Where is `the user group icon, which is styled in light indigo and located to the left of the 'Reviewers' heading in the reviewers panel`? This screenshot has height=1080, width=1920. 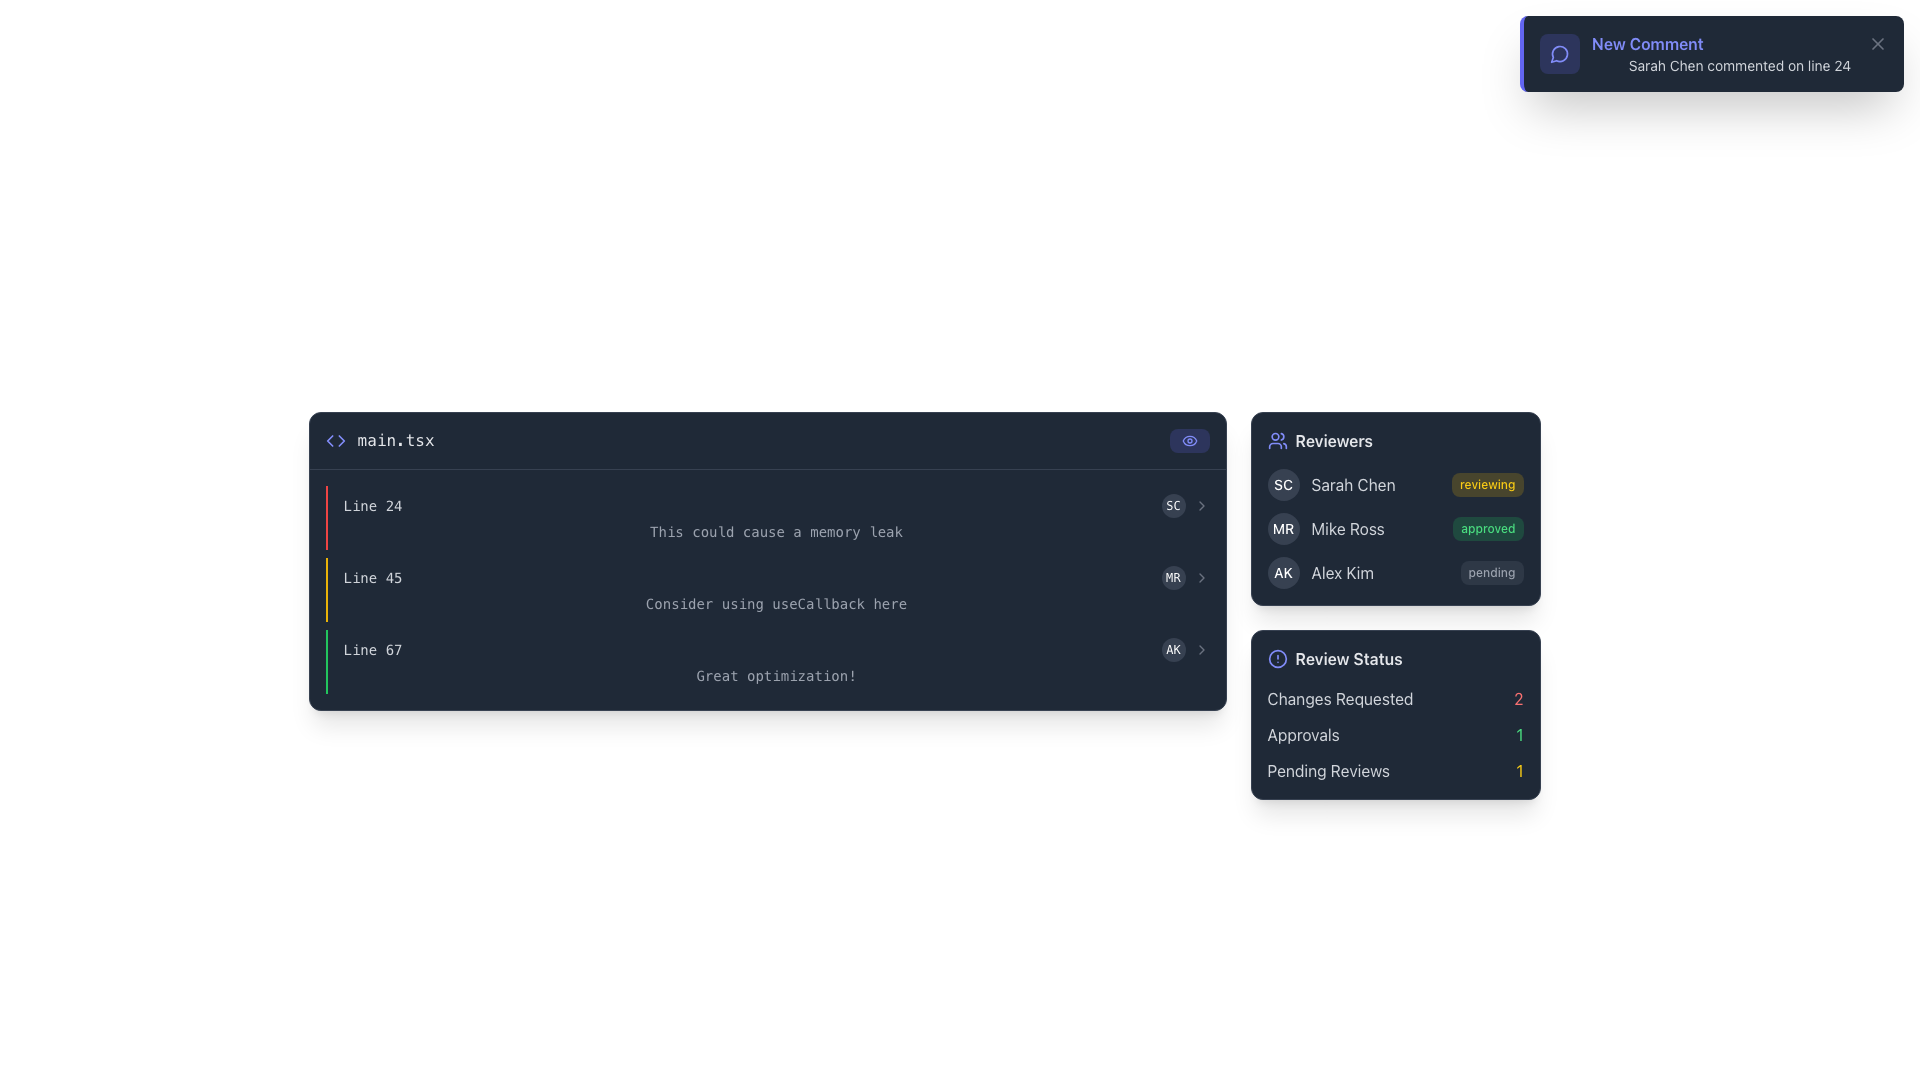 the user group icon, which is styled in light indigo and located to the left of the 'Reviewers' heading in the reviewers panel is located at coordinates (1276, 439).